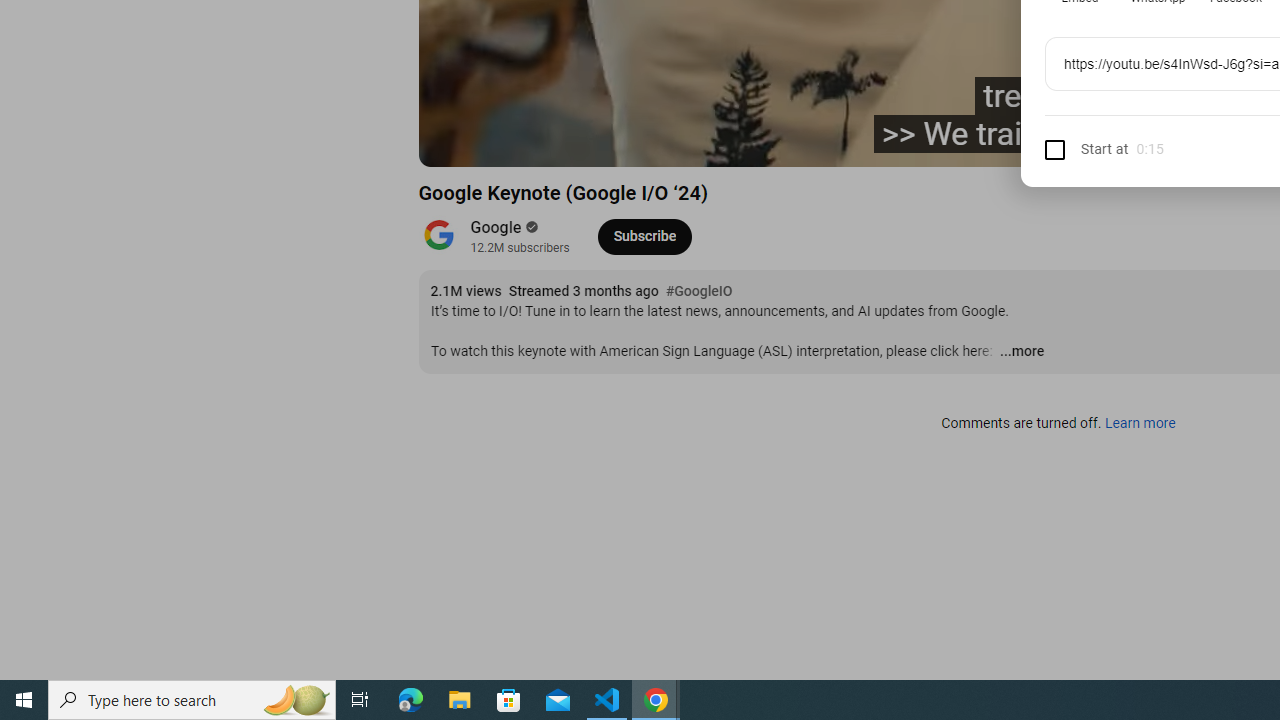  What do you see at coordinates (1139, 423) in the screenshot?
I see `'Learn more'` at bounding box center [1139, 423].